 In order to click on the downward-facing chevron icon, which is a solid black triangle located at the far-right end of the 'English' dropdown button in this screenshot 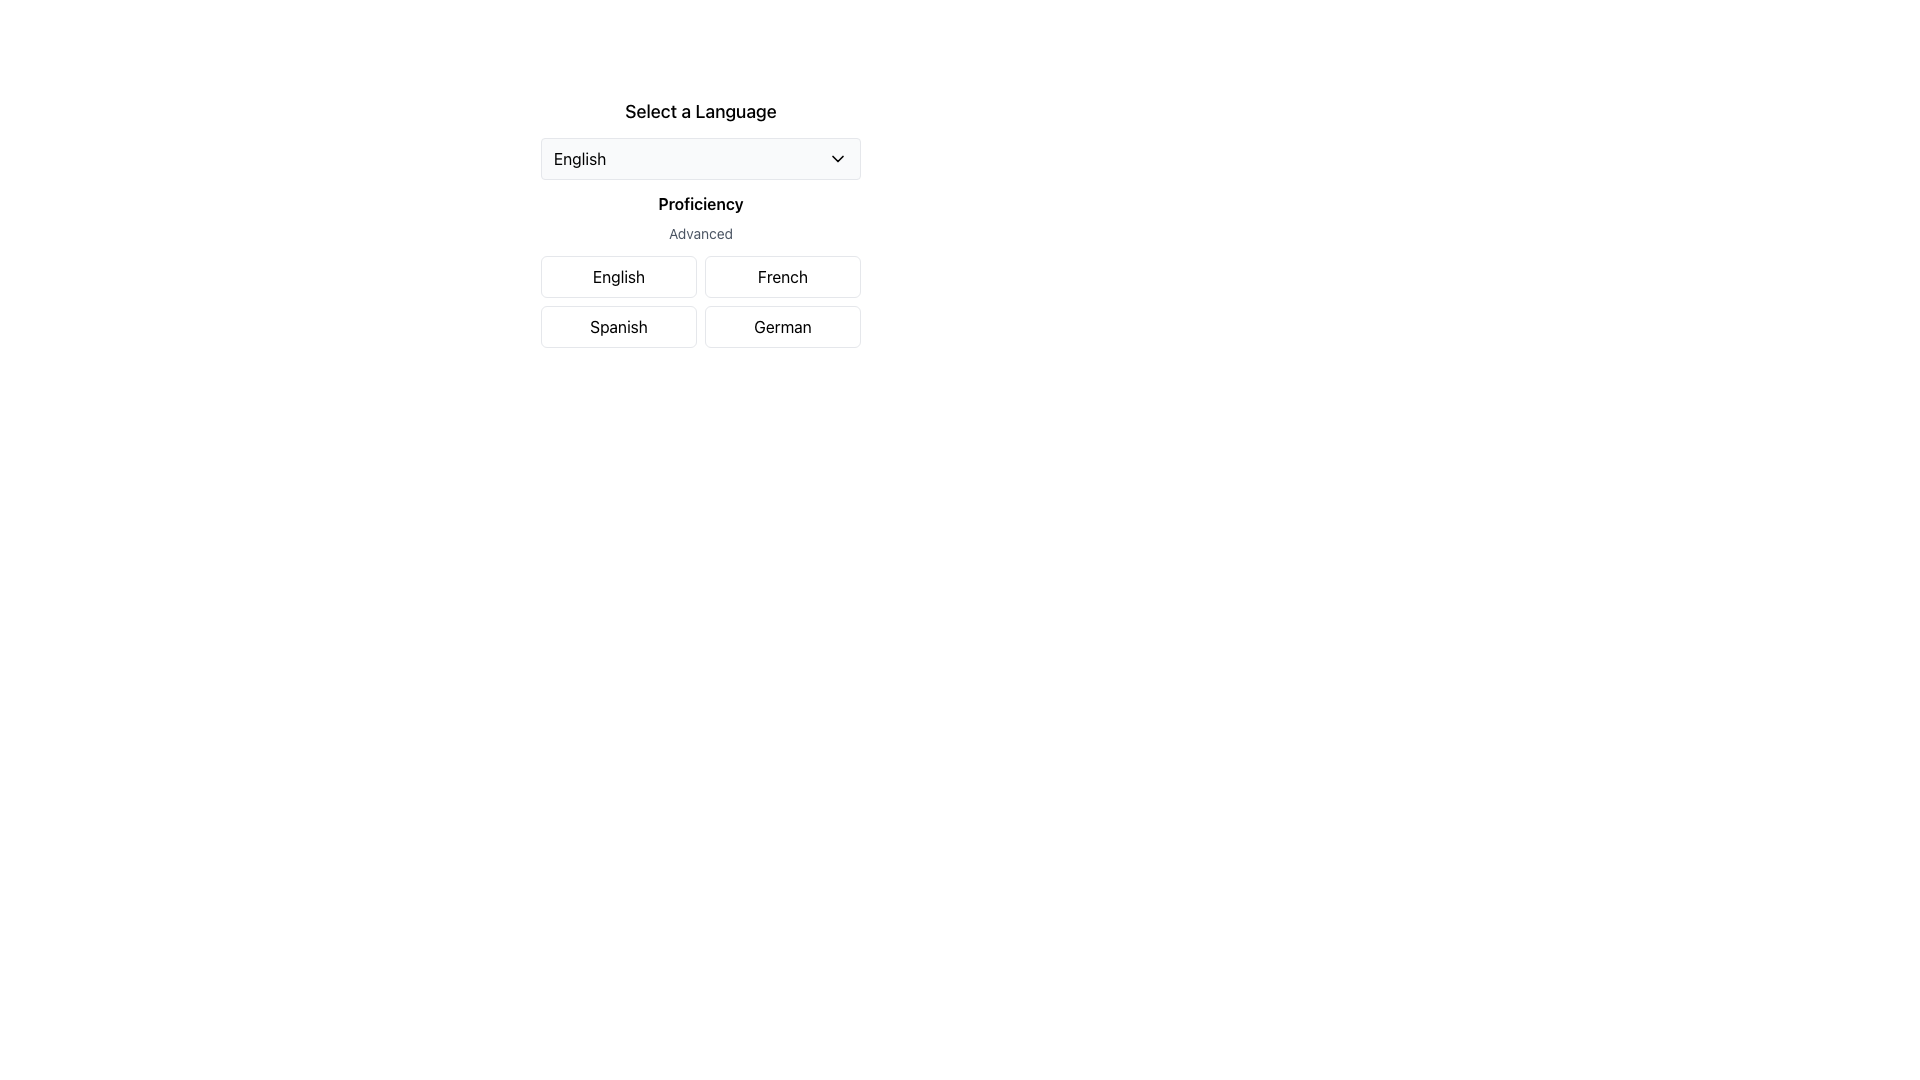, I will do `click(838, 157)`.